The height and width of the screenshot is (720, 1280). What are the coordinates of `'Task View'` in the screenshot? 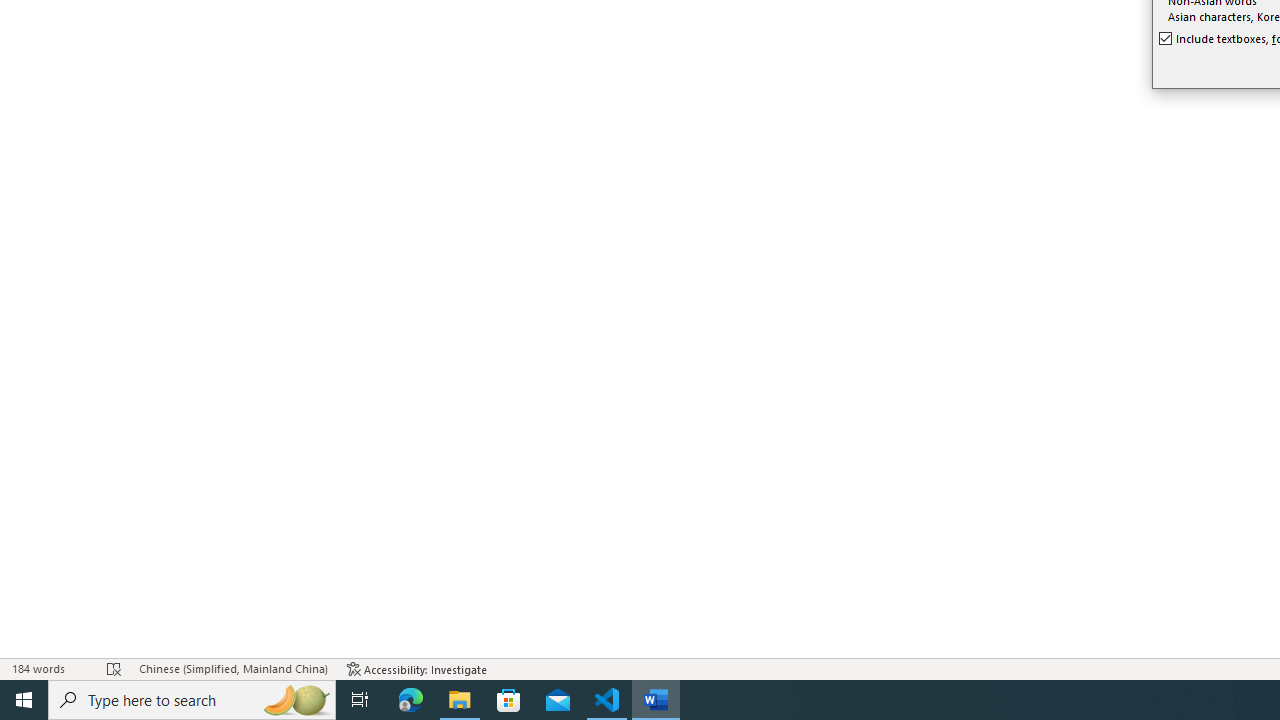 It's located at (359, 698).